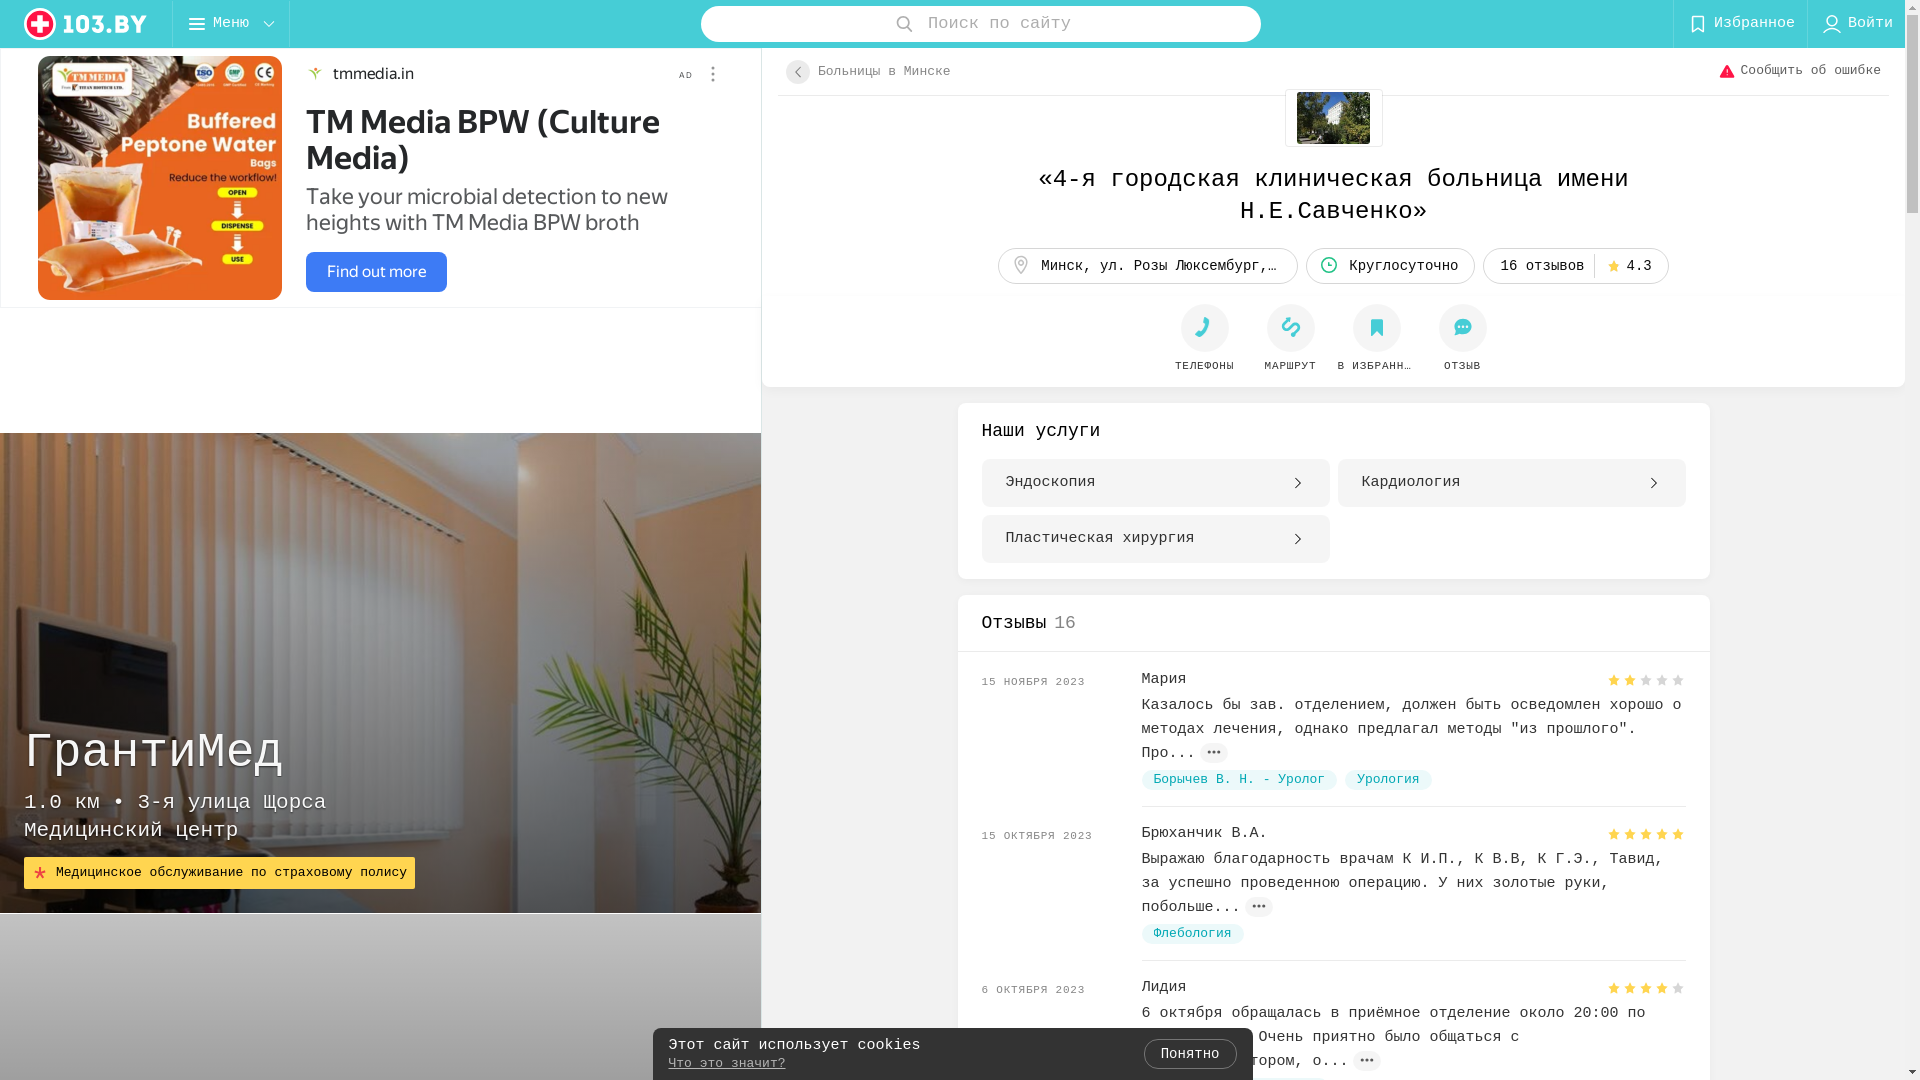 The width and height of the screenshot is (1920, 1080). What do you see at coordinates (85, 23) in the screenshot?
I see `'logo'` at bounding box center [85, 23].